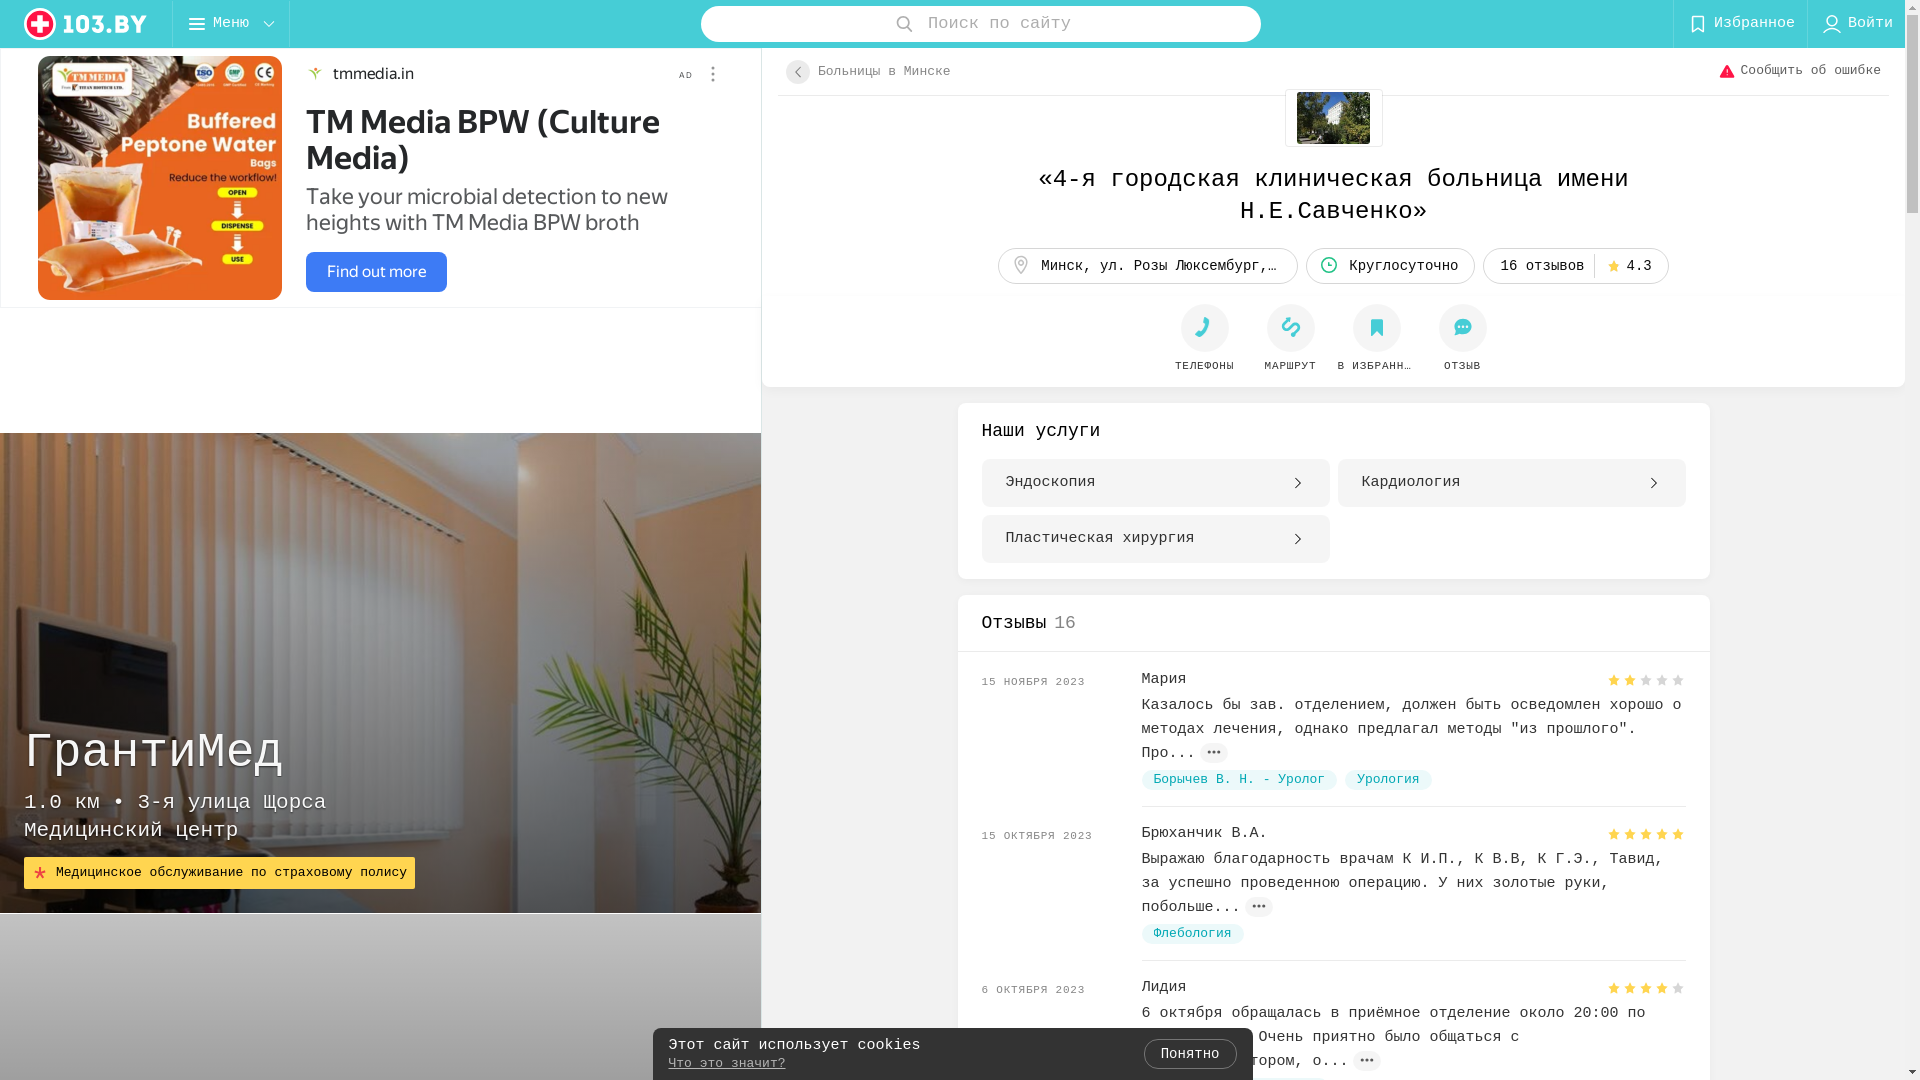 The width and height of the screenshot is (1920, 1080). What do you see at coordinates (85, 23) in the screenshot?
I see `'logo'` at bounding box center [85, 23].